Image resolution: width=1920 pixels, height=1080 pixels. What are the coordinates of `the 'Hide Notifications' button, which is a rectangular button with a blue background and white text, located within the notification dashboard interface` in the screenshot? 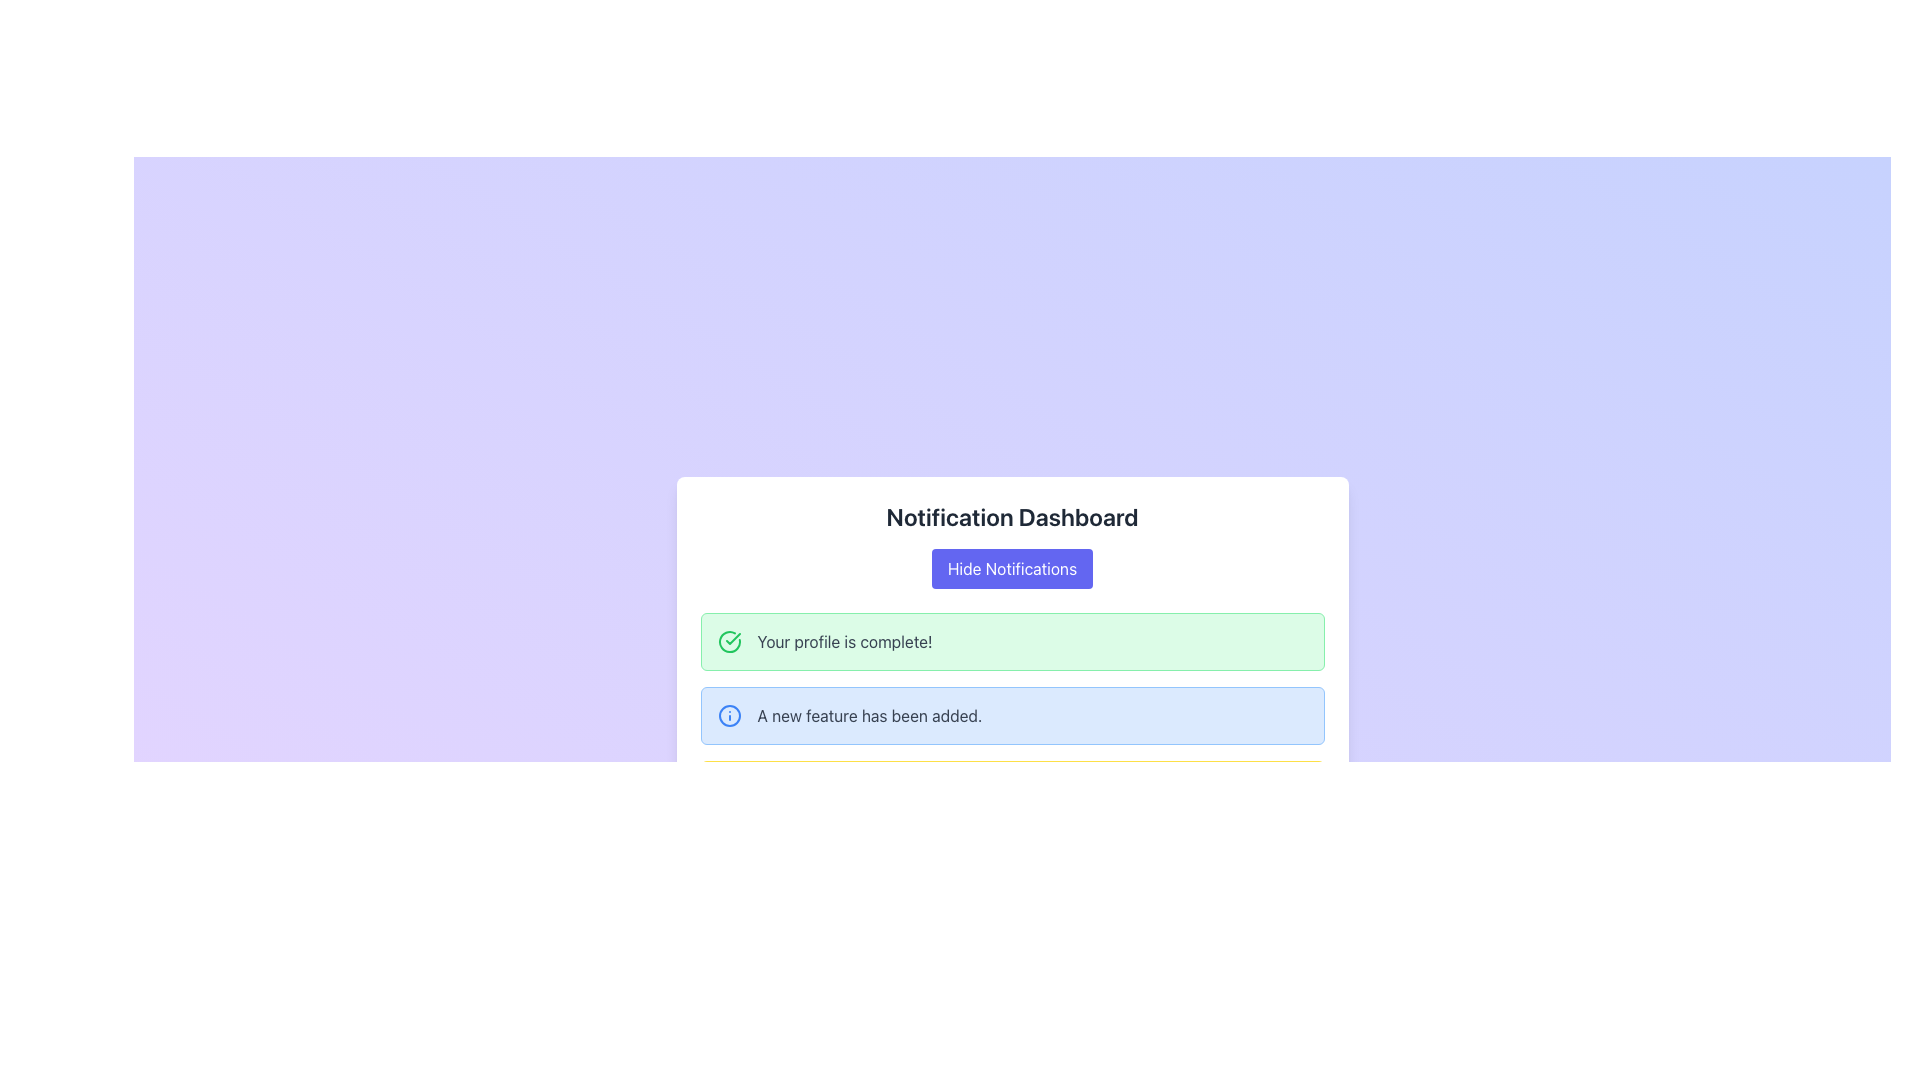 It's located at (1012, 569).